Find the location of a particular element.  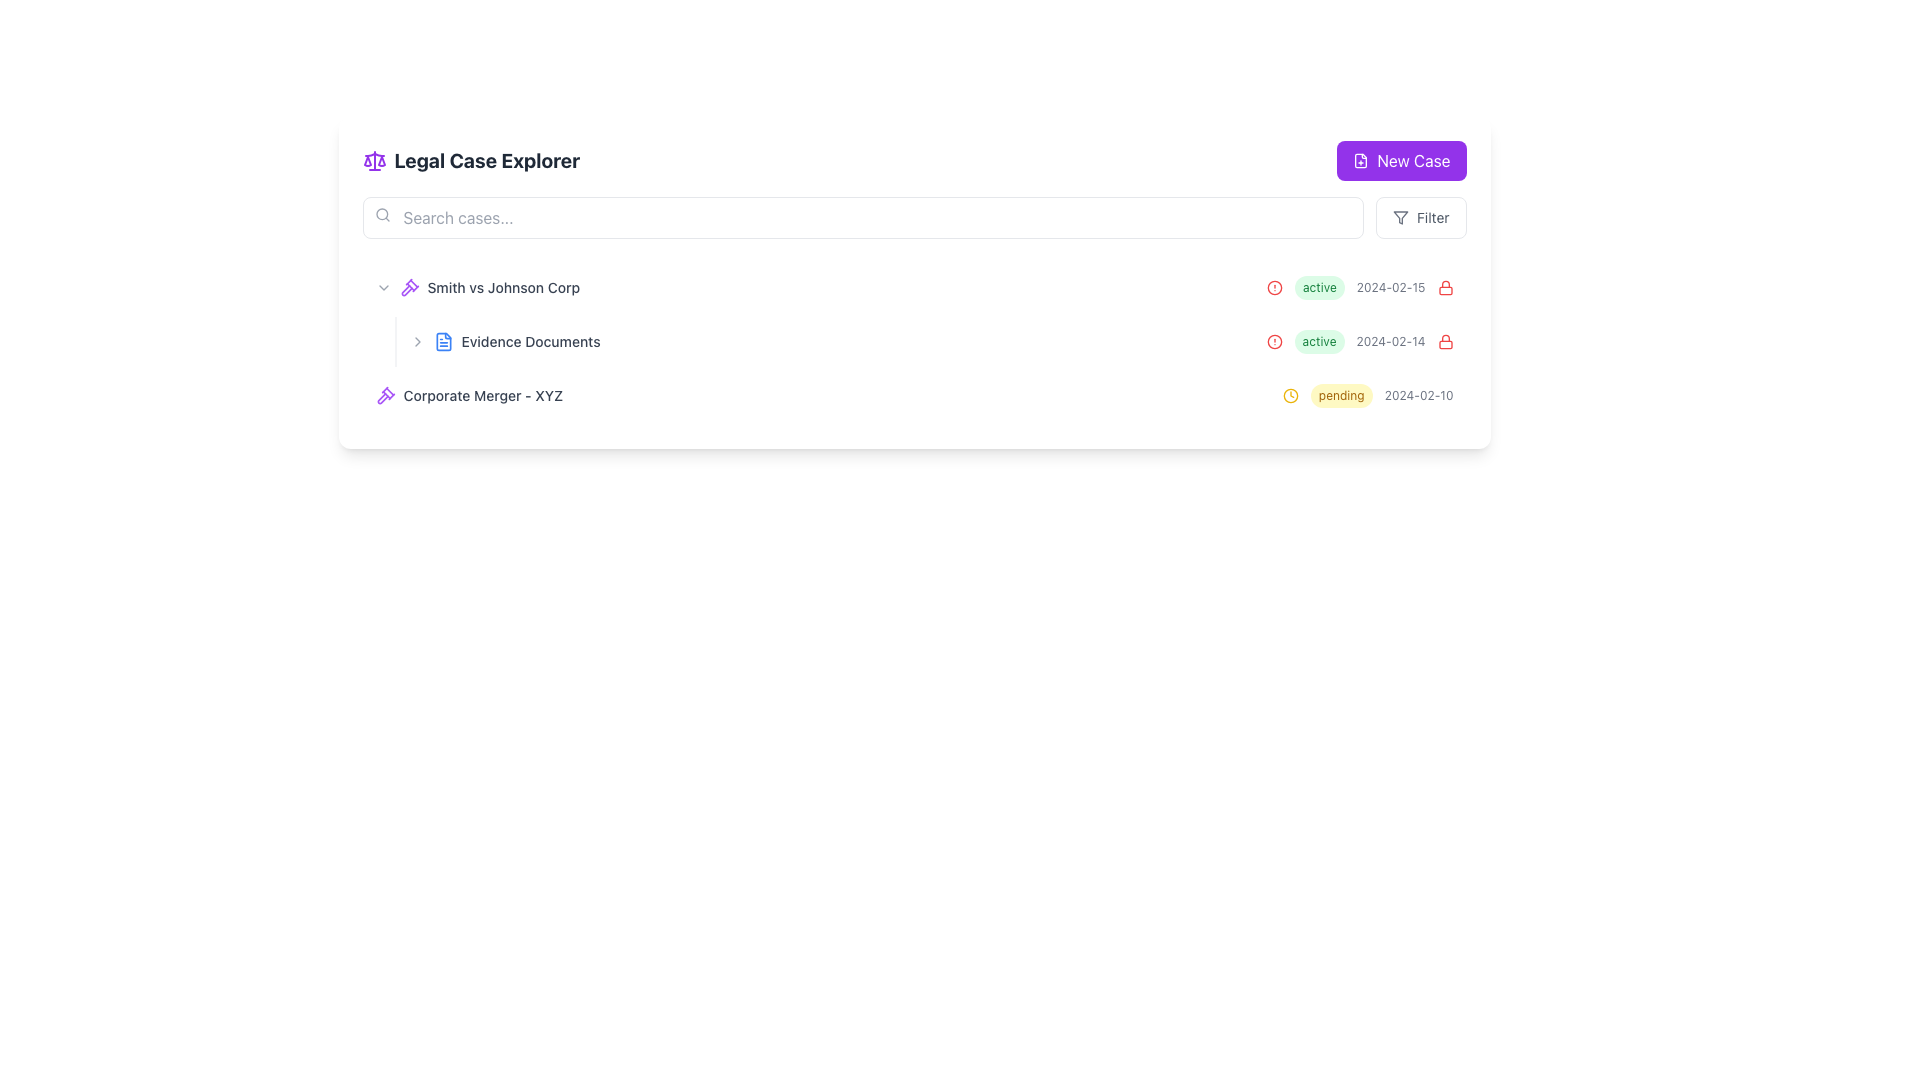

the 'Legal Case Explorer' text label heading located in the top-left section of the interface, which serves as a title for this functionality is located at coordinates (487, 160).